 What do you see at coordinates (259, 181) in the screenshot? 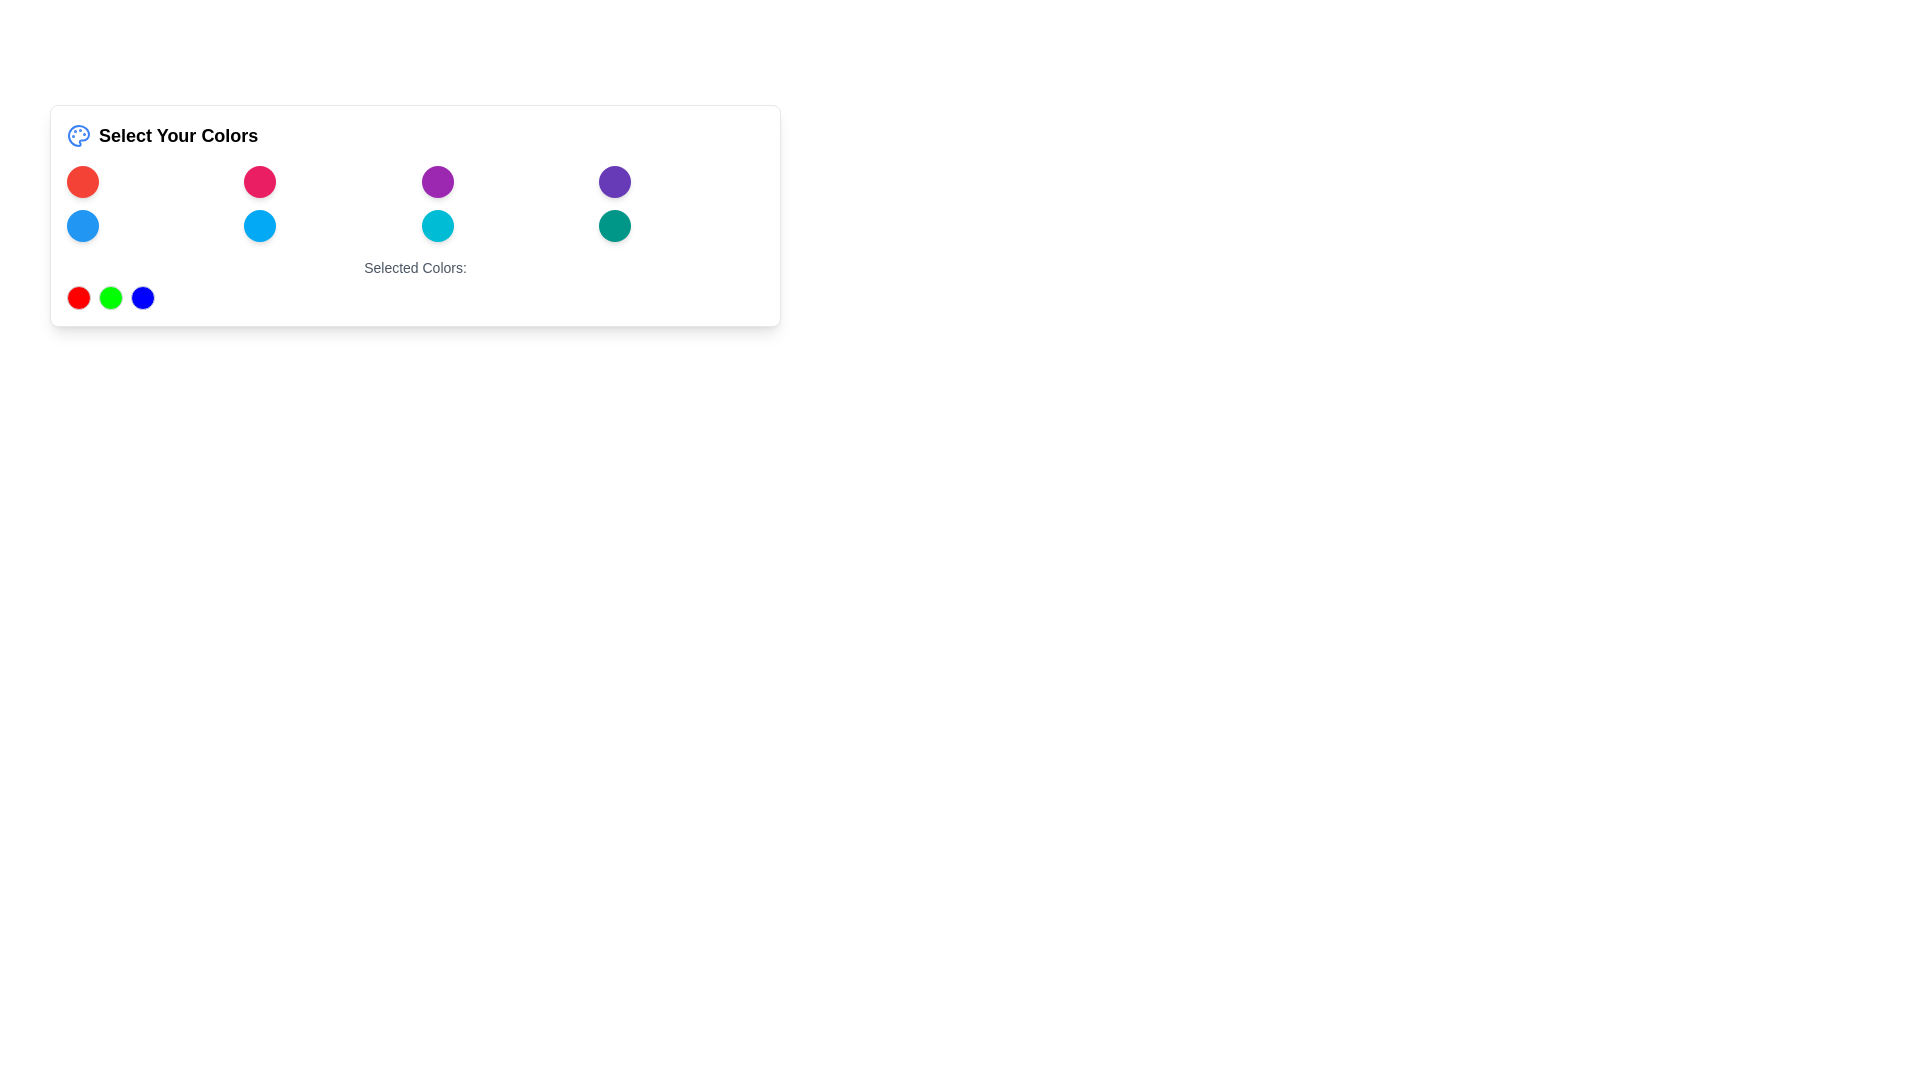
I see `the color selector button for pink, which is the second circular button in the grid layout located in the top row of the 'Select Your Colors' card` at bounding box center [259, 181].